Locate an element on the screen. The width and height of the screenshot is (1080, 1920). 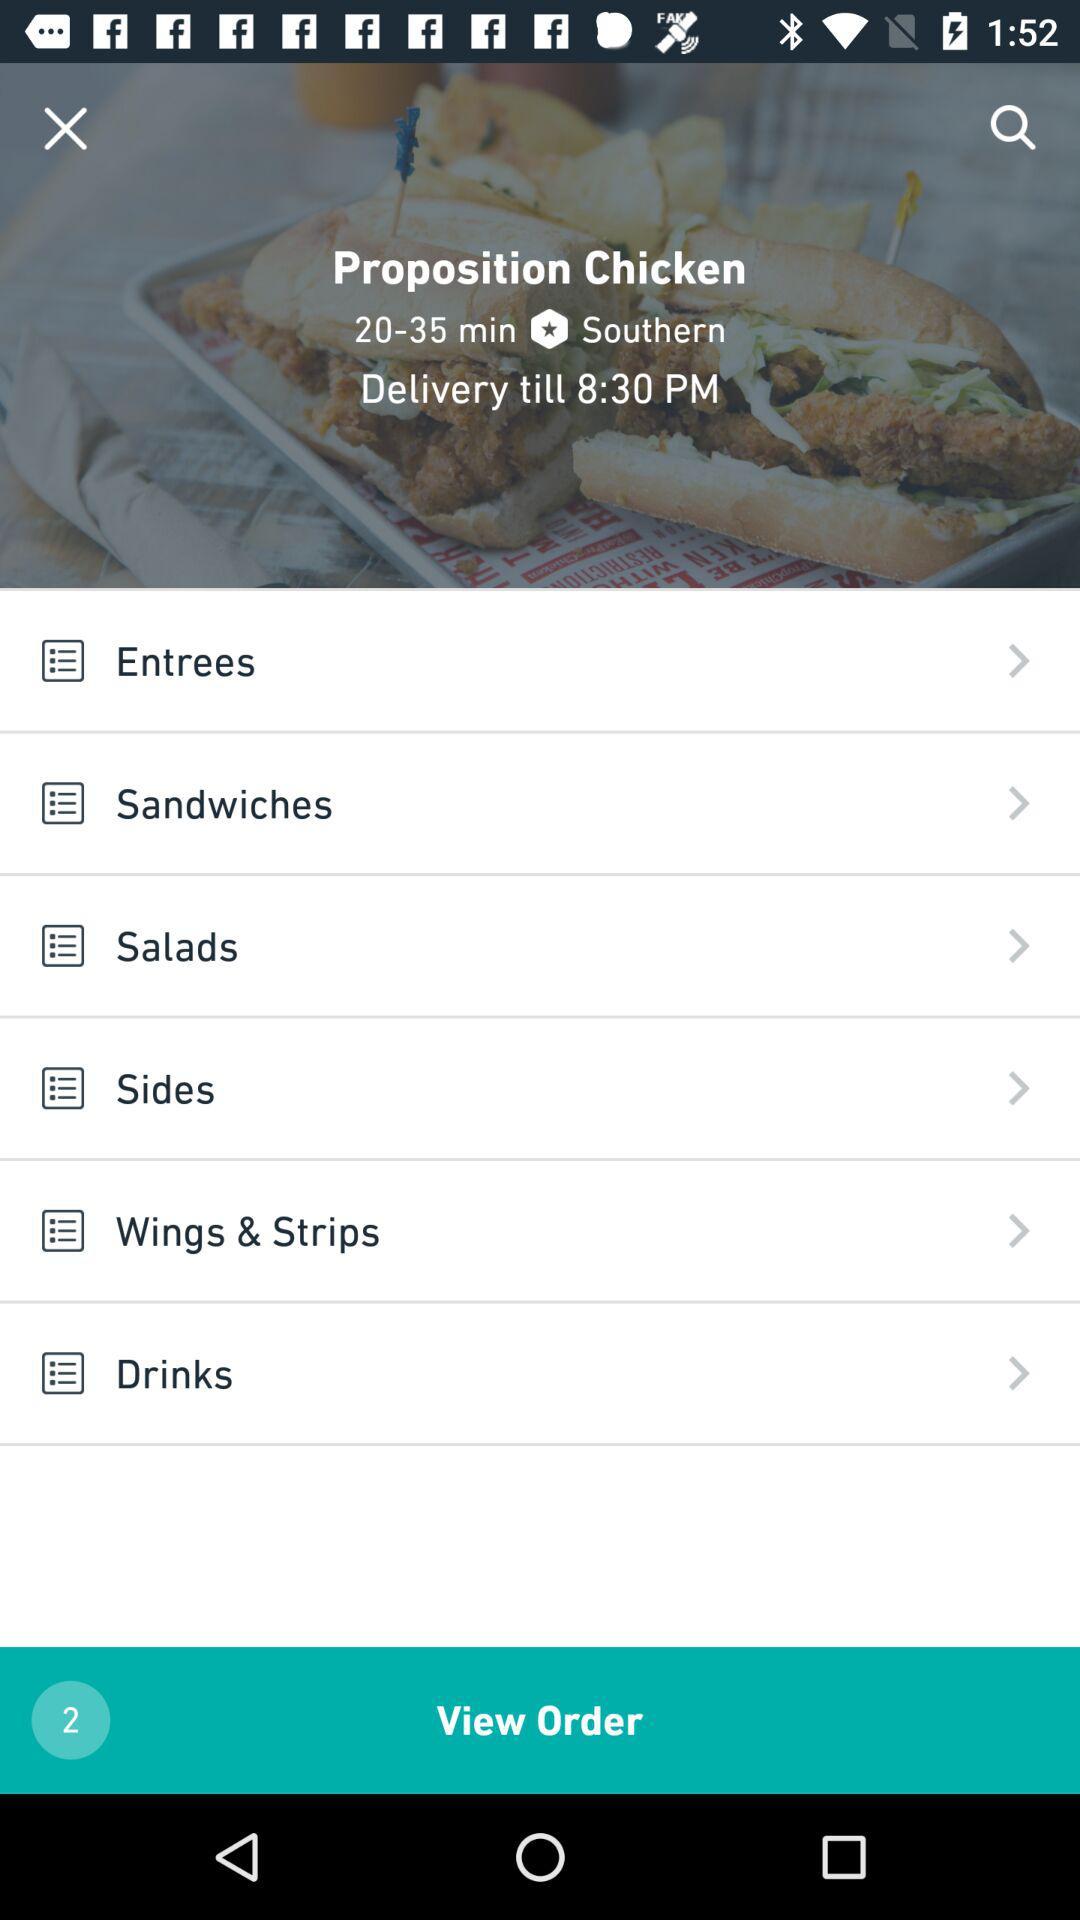
search is located at coordinates (1014, 127).